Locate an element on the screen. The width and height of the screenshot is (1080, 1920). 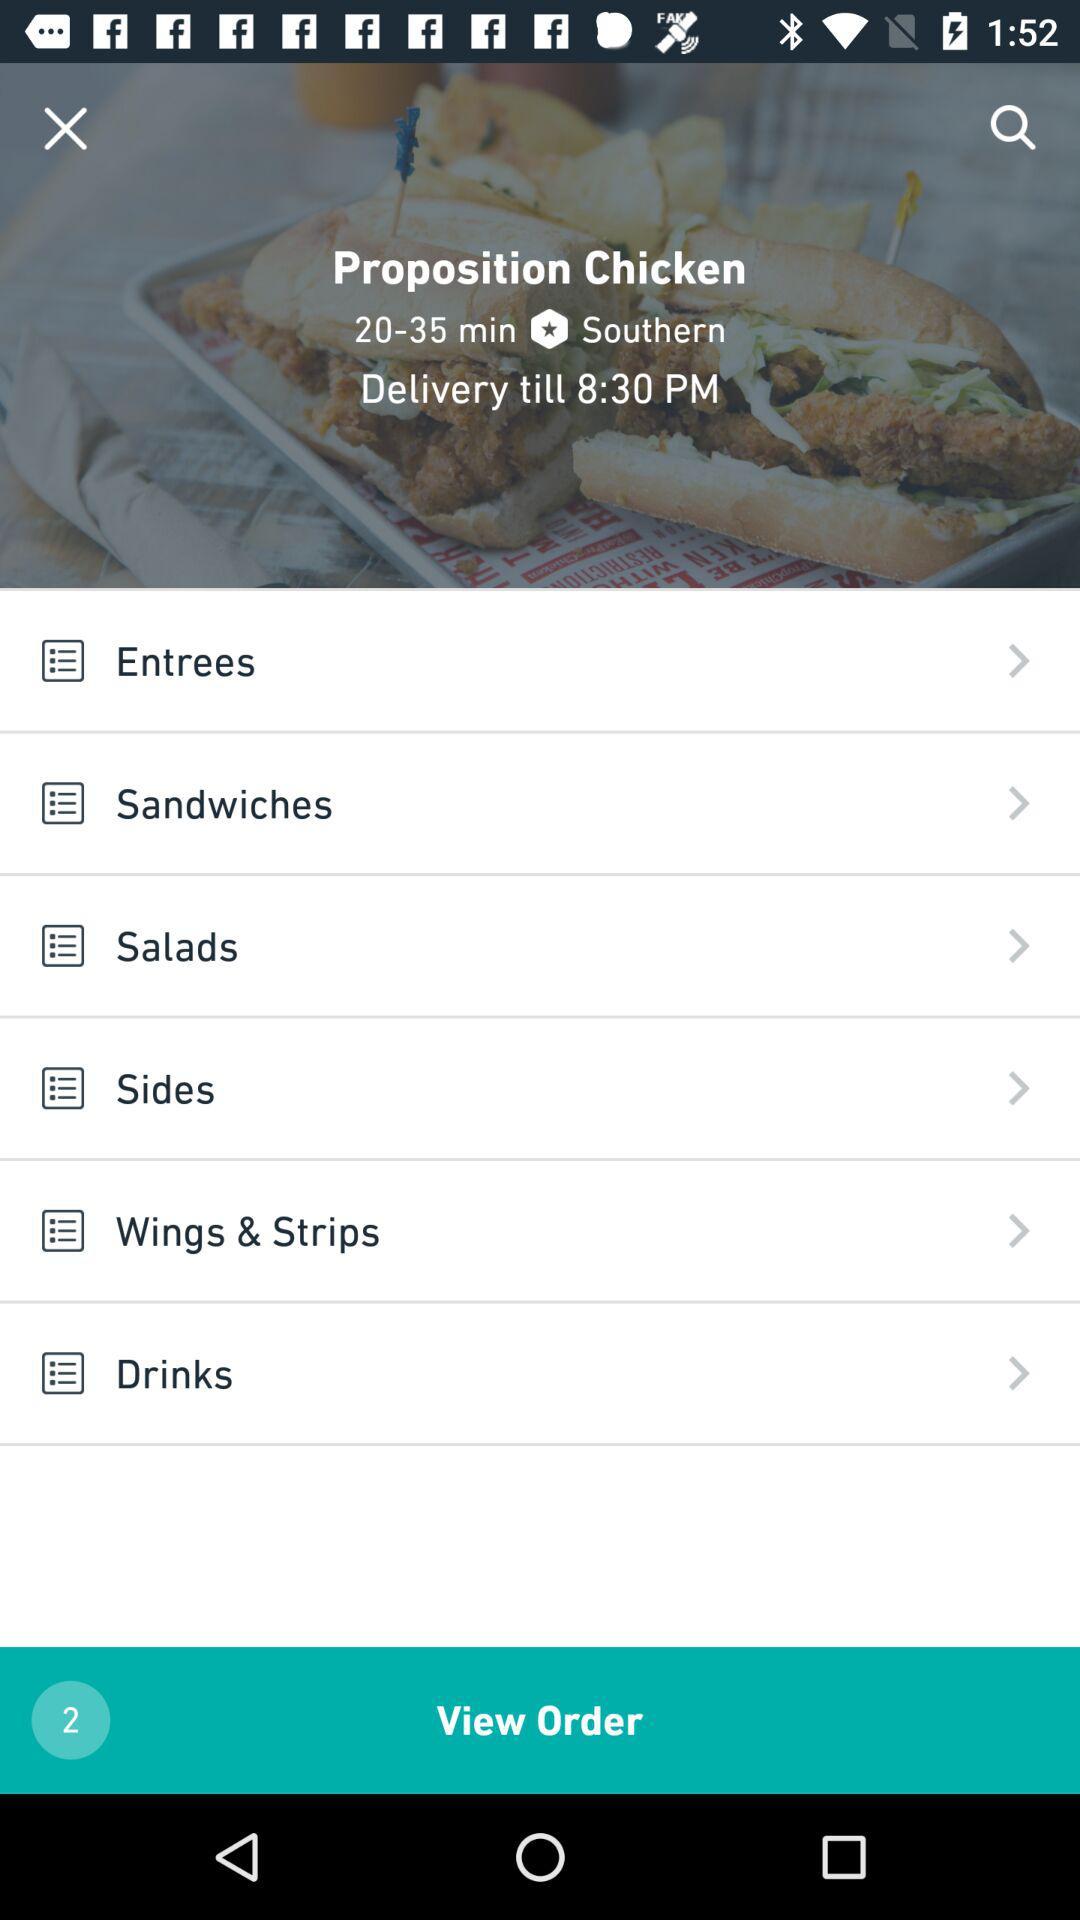
search is located at coordinates (1014, 127).